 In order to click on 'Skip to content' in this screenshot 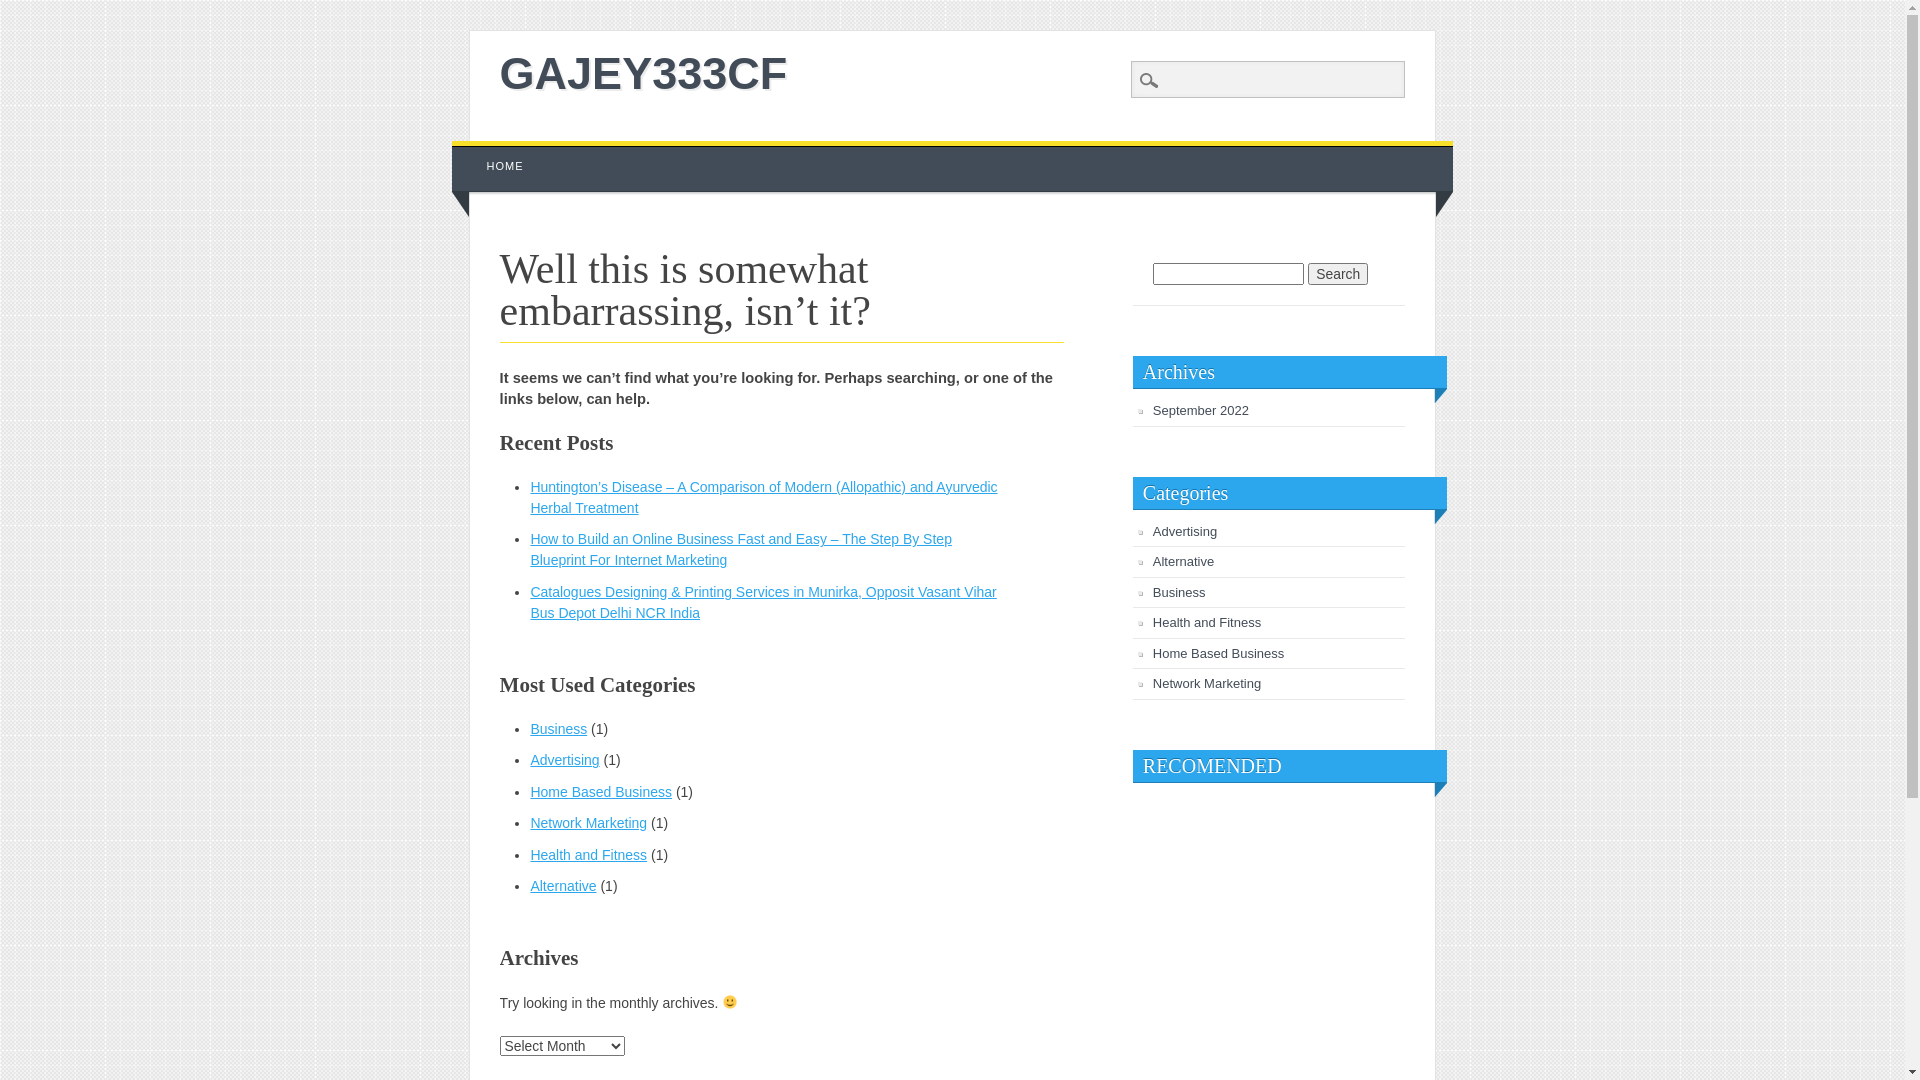, I will do `click(450, 149)`.